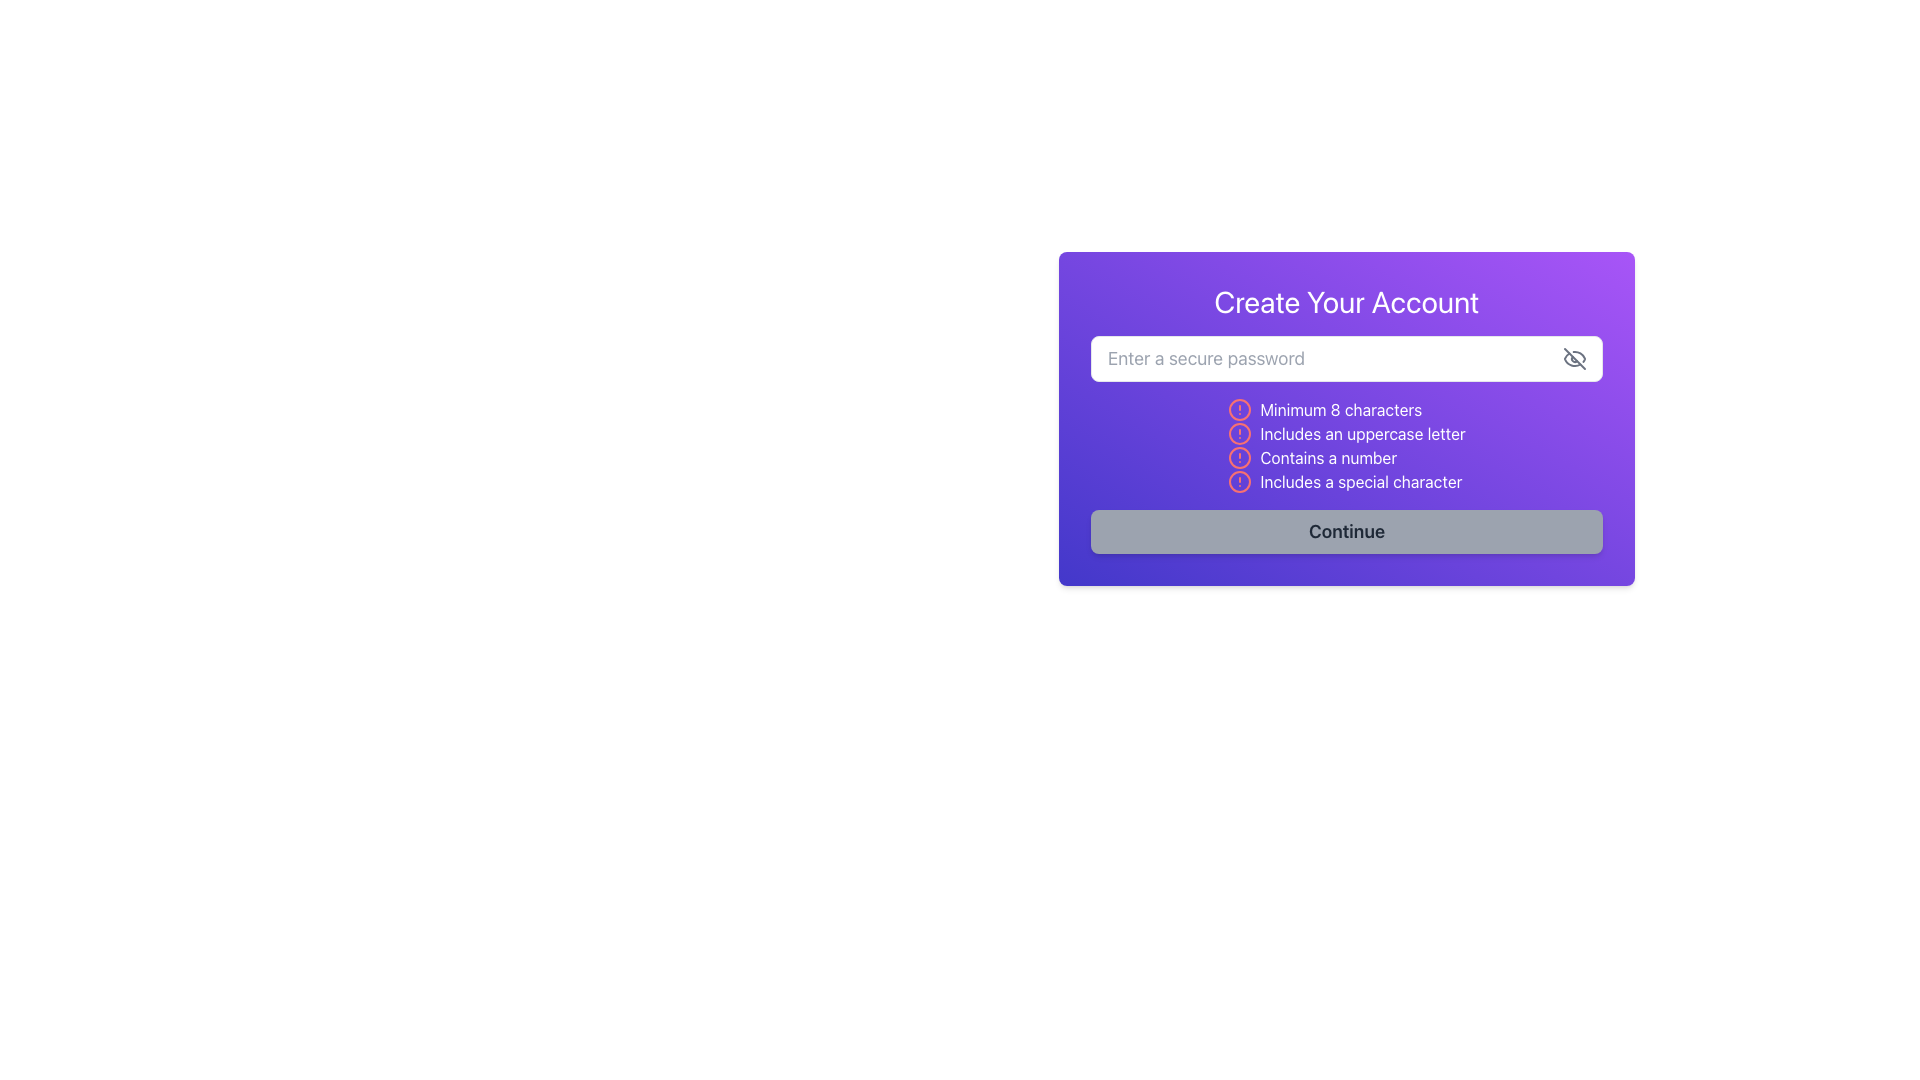  I want to click on the text label that displays 'Contains a number', which is styled in white against a purple background and is the third item in a vertical list of password requirements, so click(1328, 458).